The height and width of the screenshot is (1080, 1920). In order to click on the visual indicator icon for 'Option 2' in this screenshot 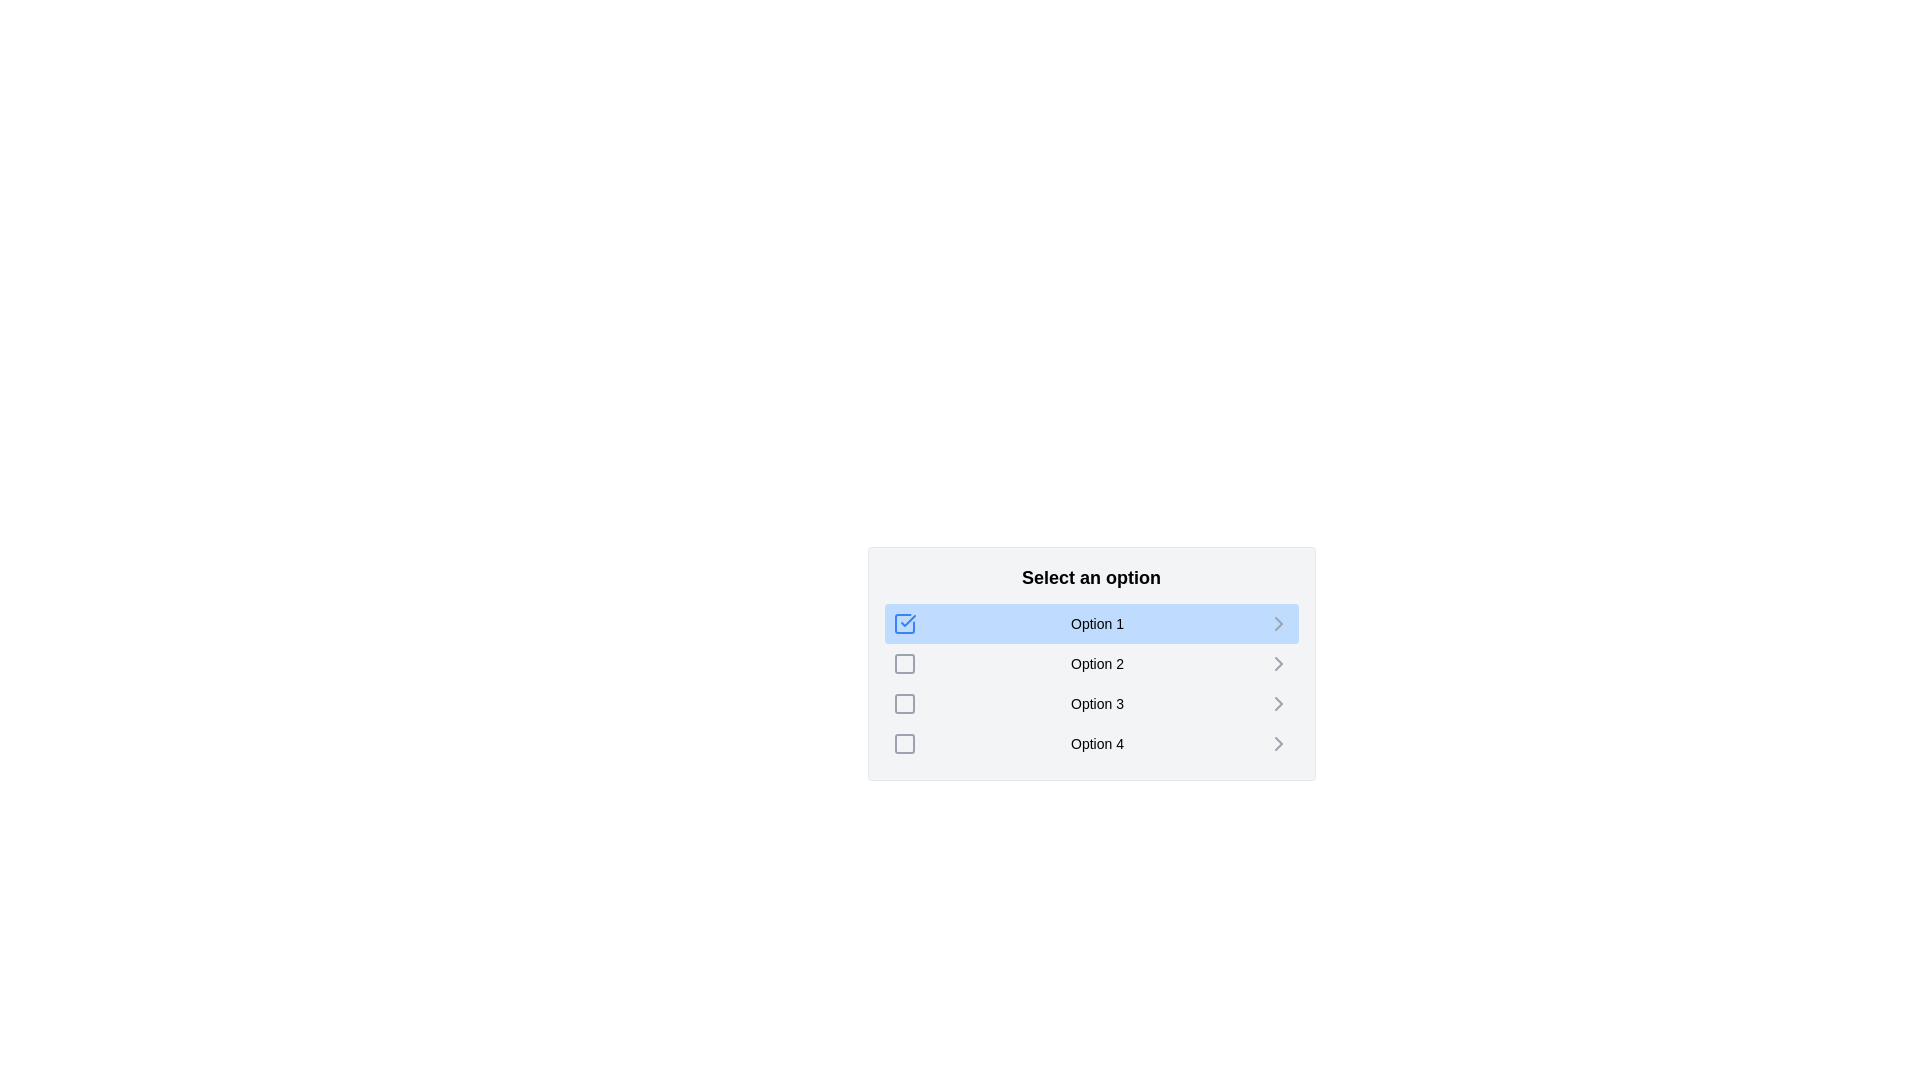, I will do `click(903, 663)`.